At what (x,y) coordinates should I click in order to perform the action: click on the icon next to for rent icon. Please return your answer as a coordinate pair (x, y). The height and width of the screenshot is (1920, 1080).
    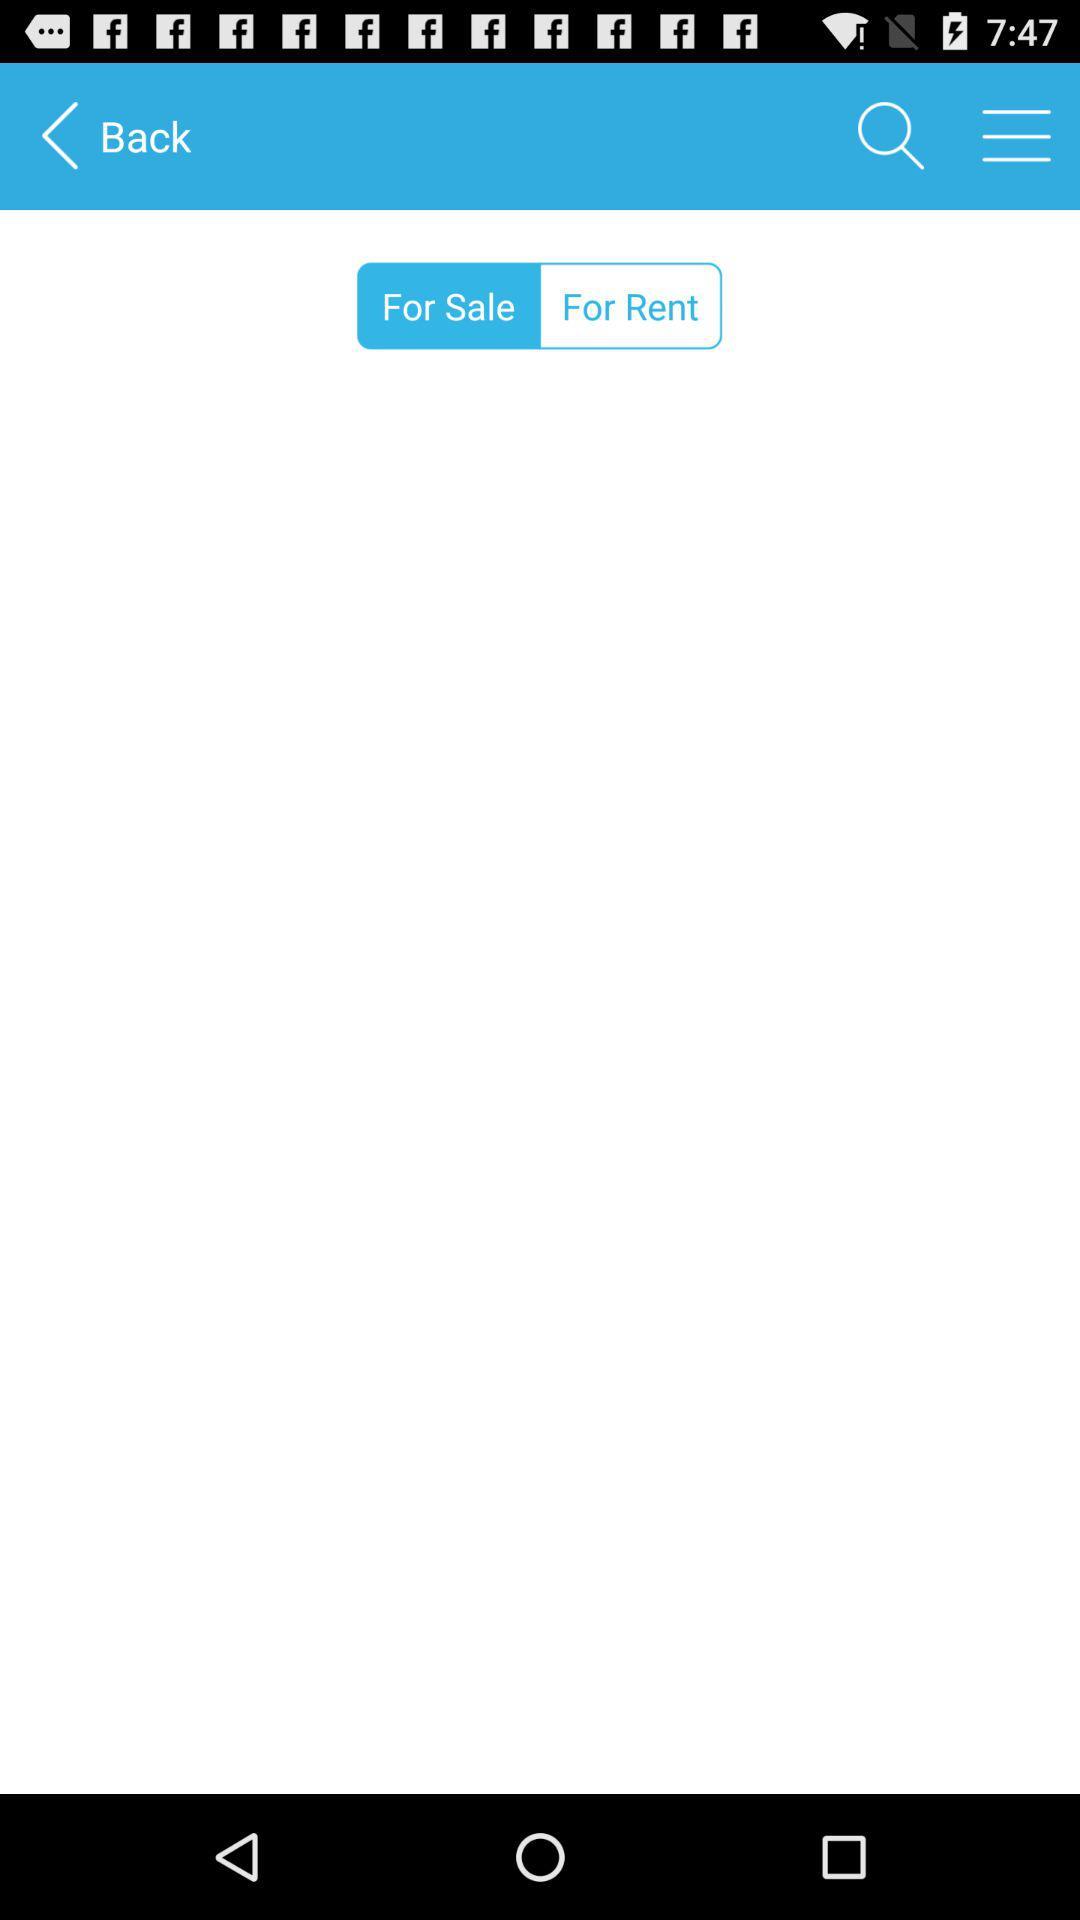
    Looking at the image, I should click on (447, 305).